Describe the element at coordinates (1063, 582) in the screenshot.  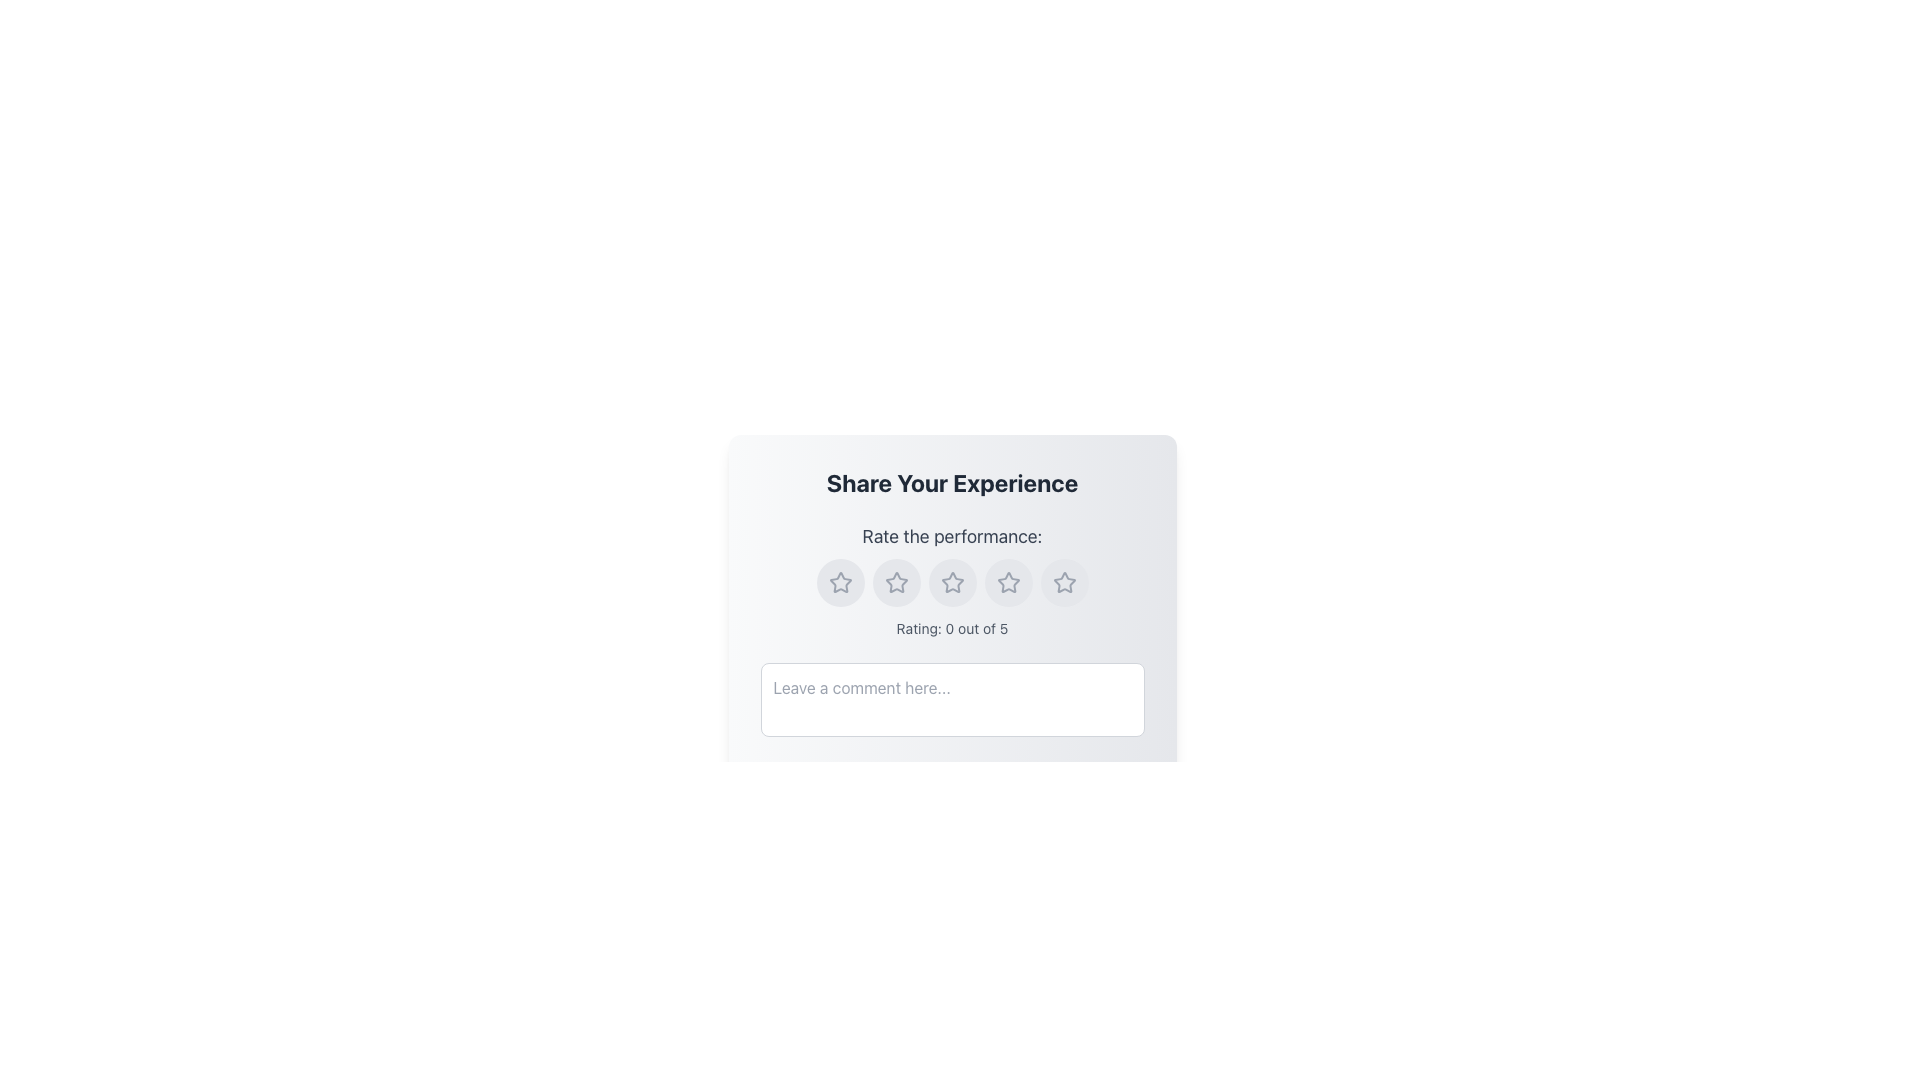
I see `the fifth star-shaped rating icon, which is outlined in gray and located within a light gray circular button` at that location.